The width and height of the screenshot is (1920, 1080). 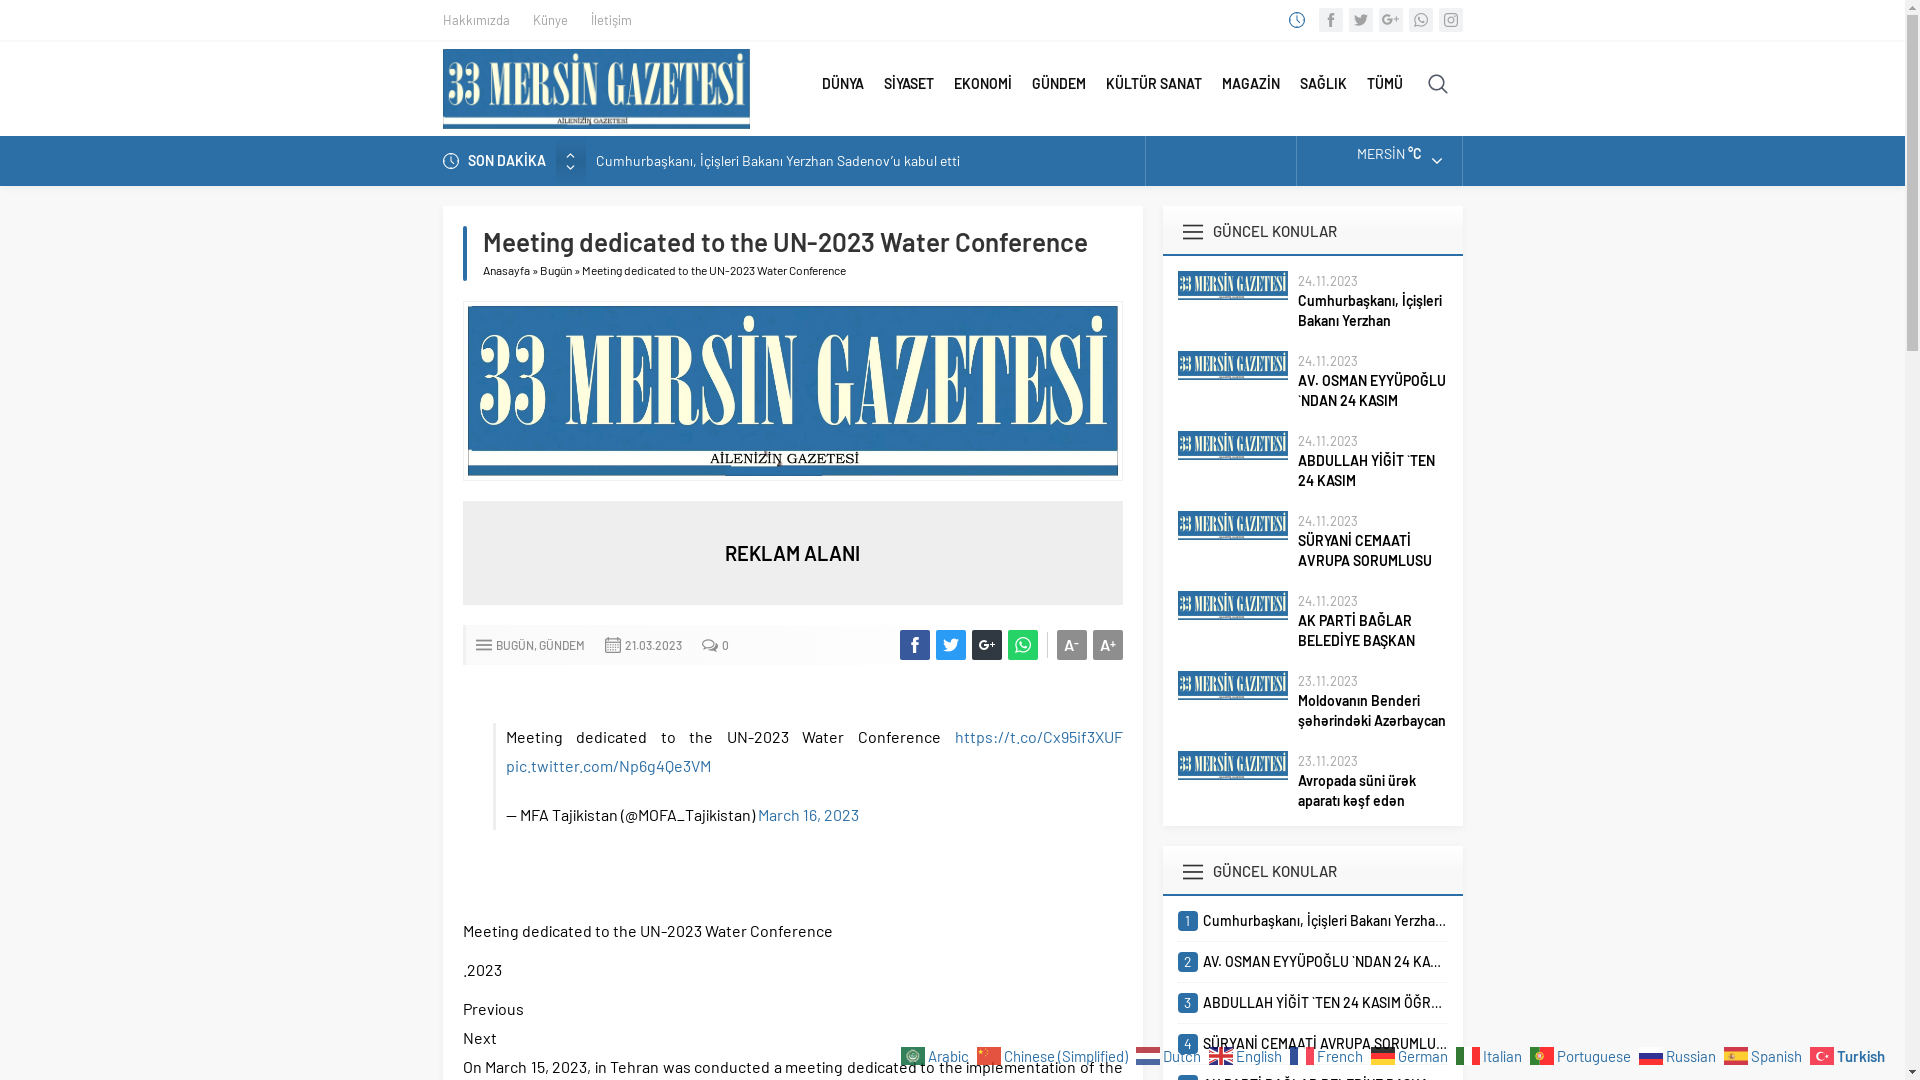 I want to click on 'Arabic', so click(x=900, y=1053).